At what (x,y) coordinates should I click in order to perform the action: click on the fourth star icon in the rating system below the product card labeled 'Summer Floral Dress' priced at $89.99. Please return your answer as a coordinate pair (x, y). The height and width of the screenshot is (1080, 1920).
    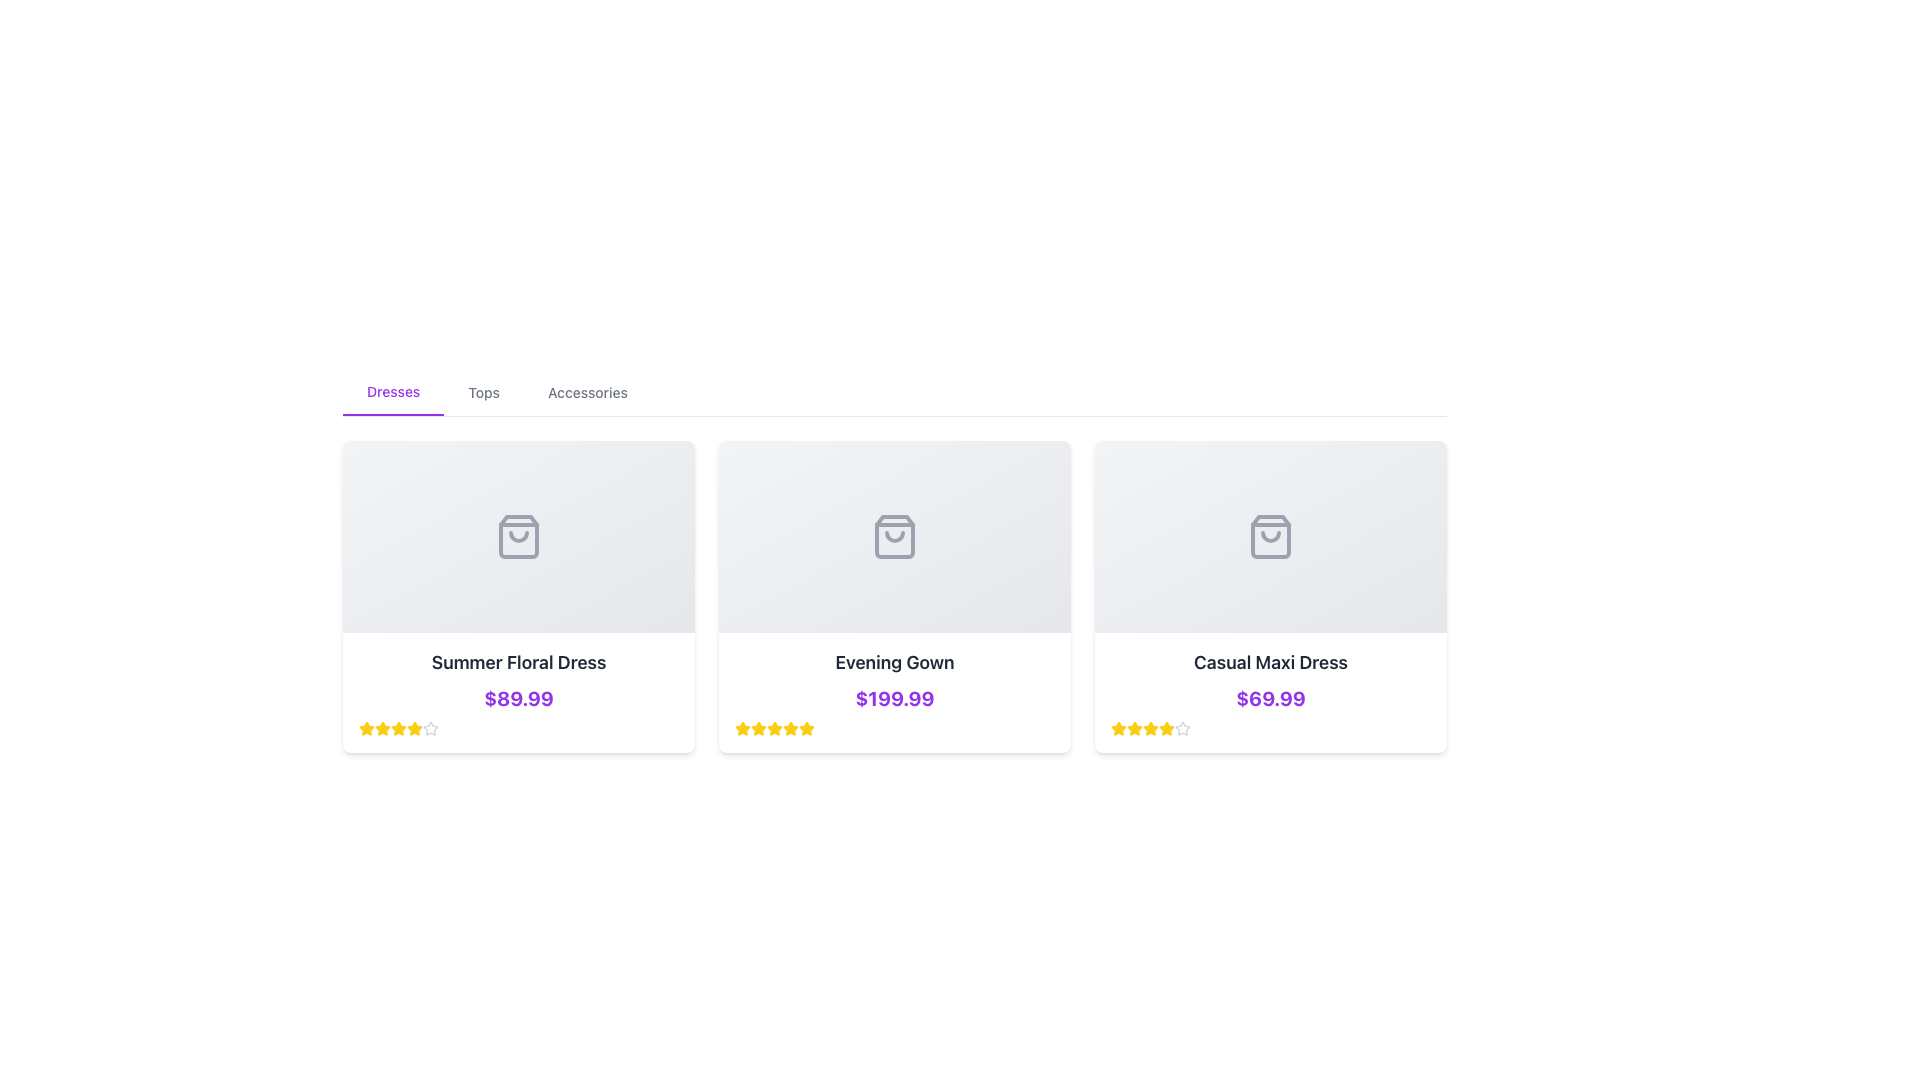
    Looking at the image, I should click on (430, 728).